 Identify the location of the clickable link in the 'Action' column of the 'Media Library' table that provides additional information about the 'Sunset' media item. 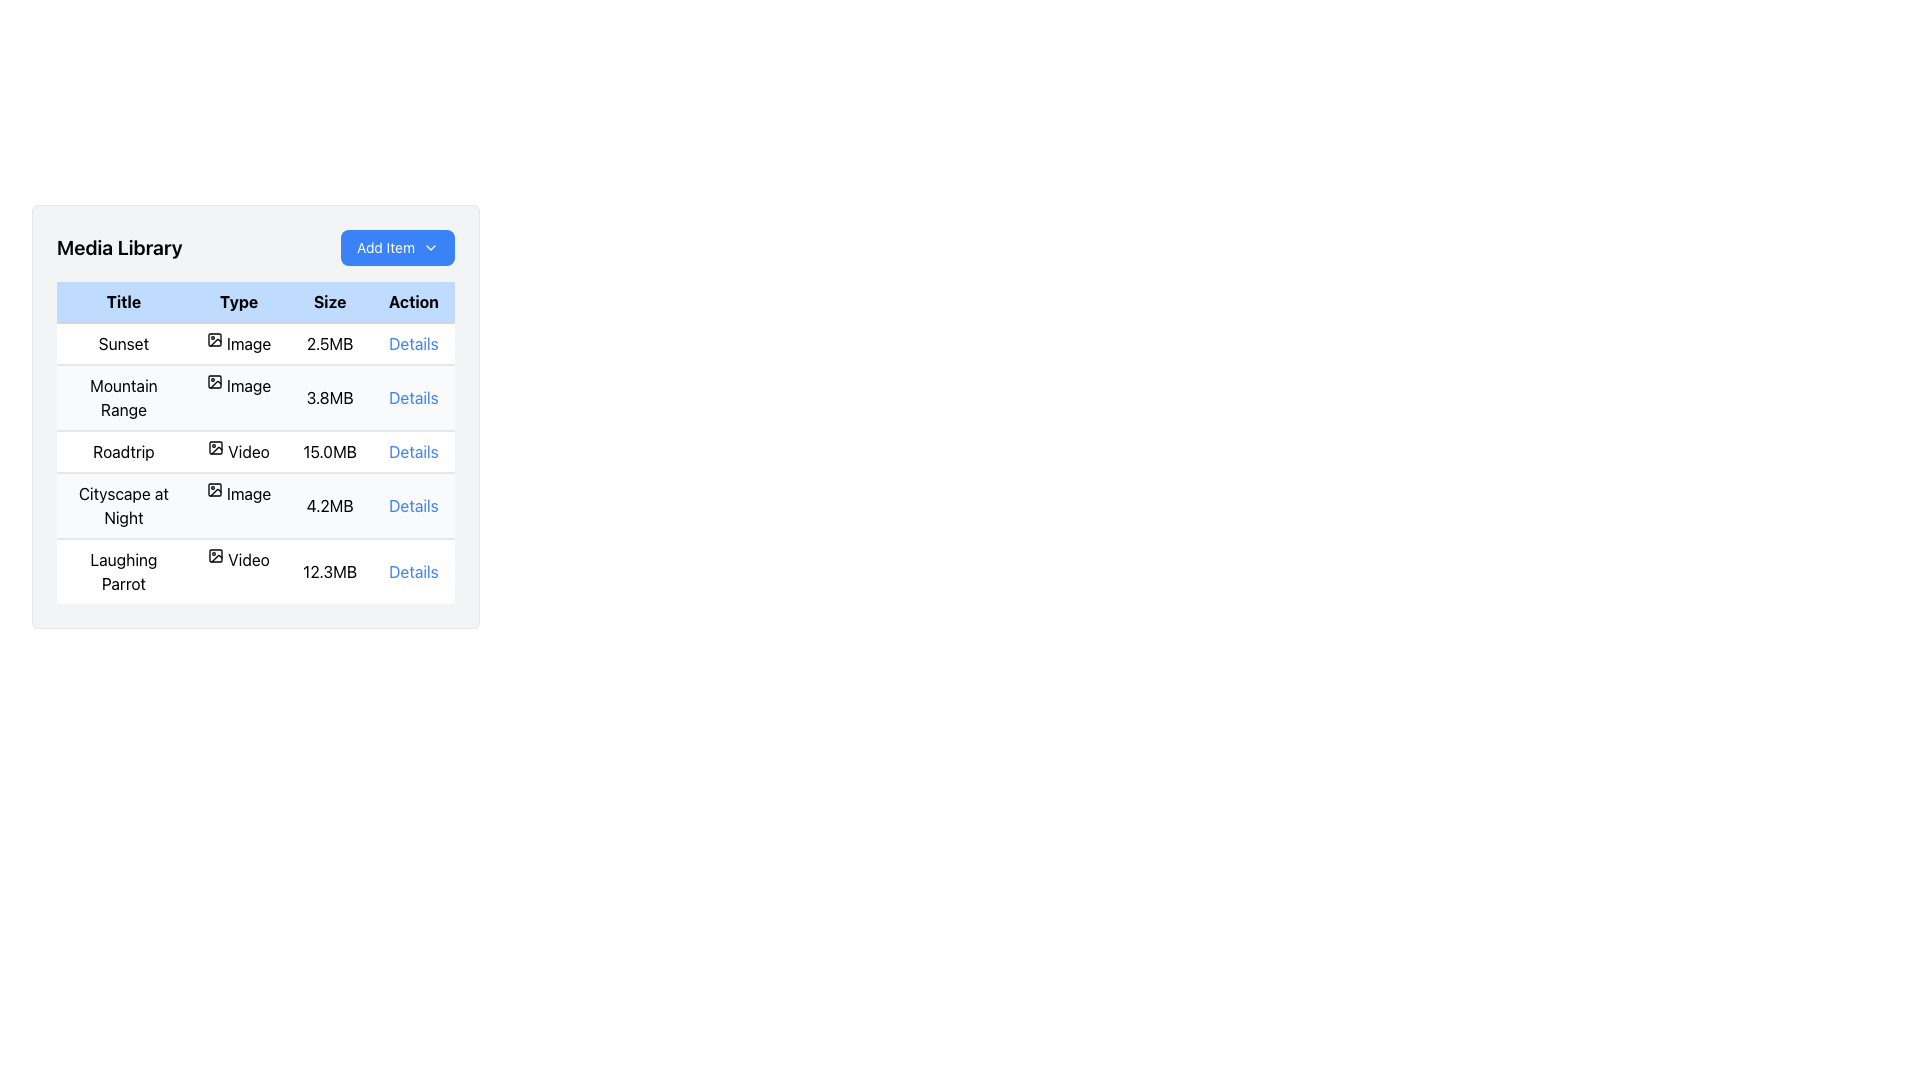
(412, 342).